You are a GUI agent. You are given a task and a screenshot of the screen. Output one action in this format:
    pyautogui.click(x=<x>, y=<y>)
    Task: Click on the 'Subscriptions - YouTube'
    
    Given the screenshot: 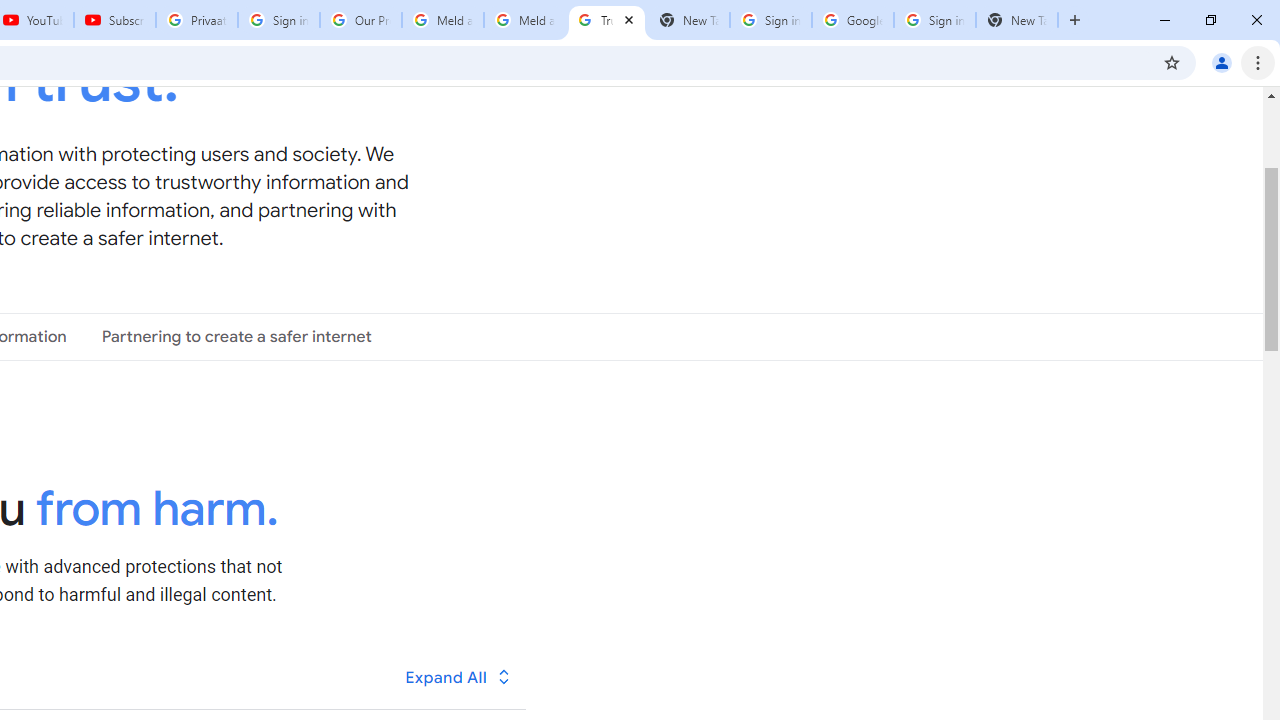 What is the action you would take?
    pyautogui.click(x=114, y=20)
    